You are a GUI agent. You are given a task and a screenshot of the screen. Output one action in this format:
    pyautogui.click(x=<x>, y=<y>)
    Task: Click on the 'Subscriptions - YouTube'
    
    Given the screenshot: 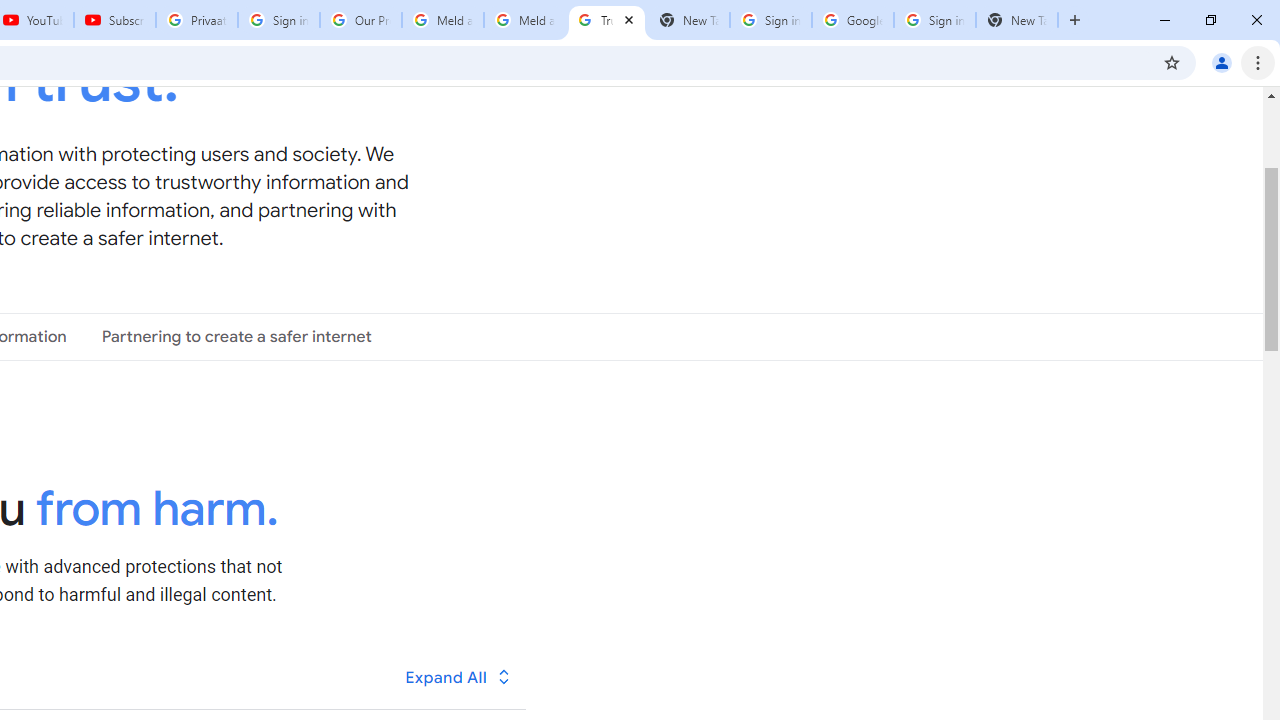 What is the action you would take?
    pyautogui.click(x=114, y=20)
    